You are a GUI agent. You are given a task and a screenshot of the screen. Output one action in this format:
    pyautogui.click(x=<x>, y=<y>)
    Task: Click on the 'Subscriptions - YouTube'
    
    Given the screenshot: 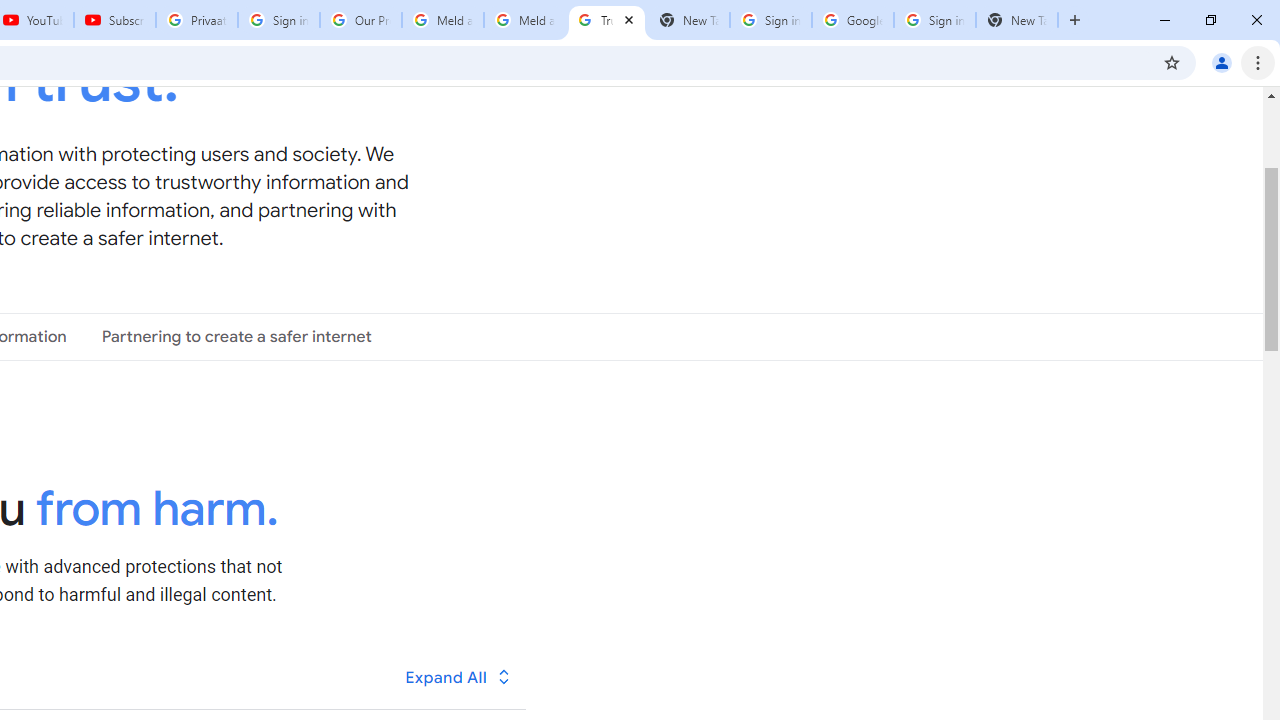 What is the action you would take?
    pyautogui.click(x=114, y=20)
    